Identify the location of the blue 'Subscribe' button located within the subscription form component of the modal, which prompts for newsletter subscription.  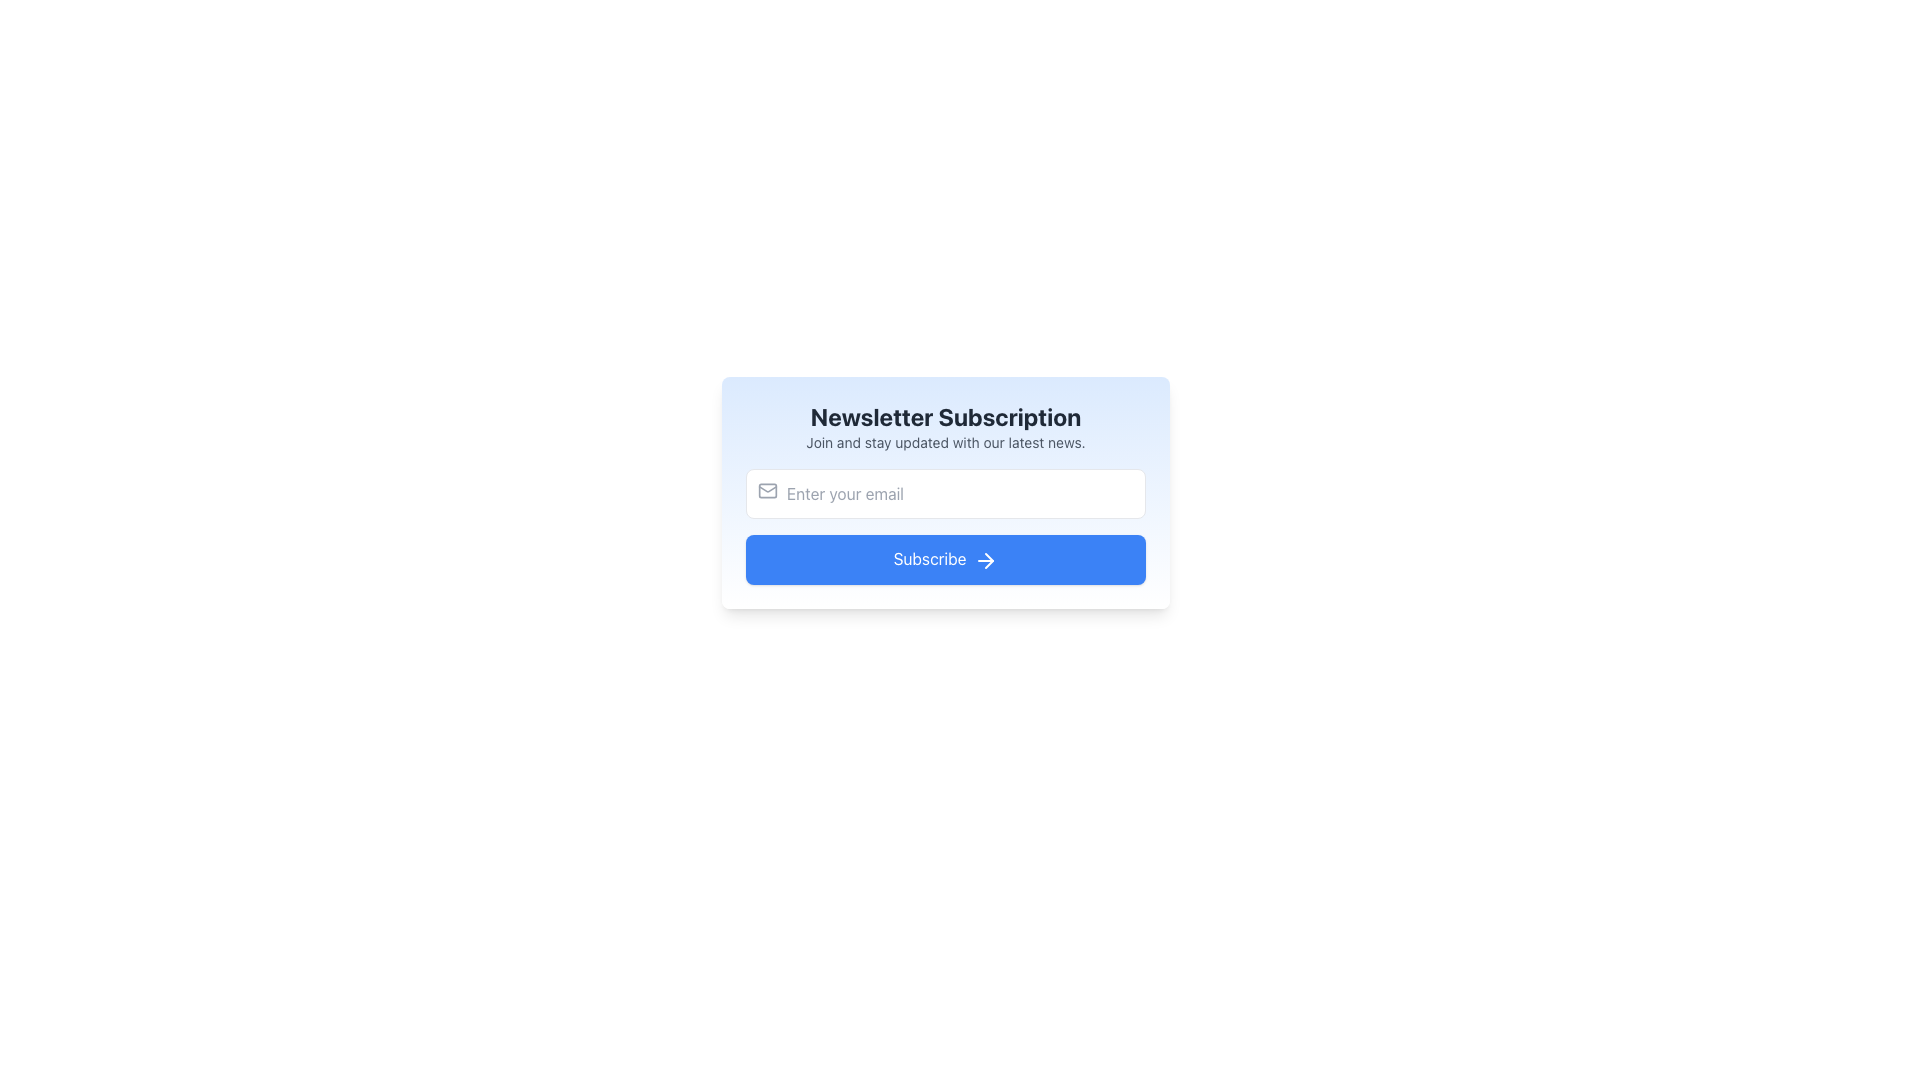
(944, 564).